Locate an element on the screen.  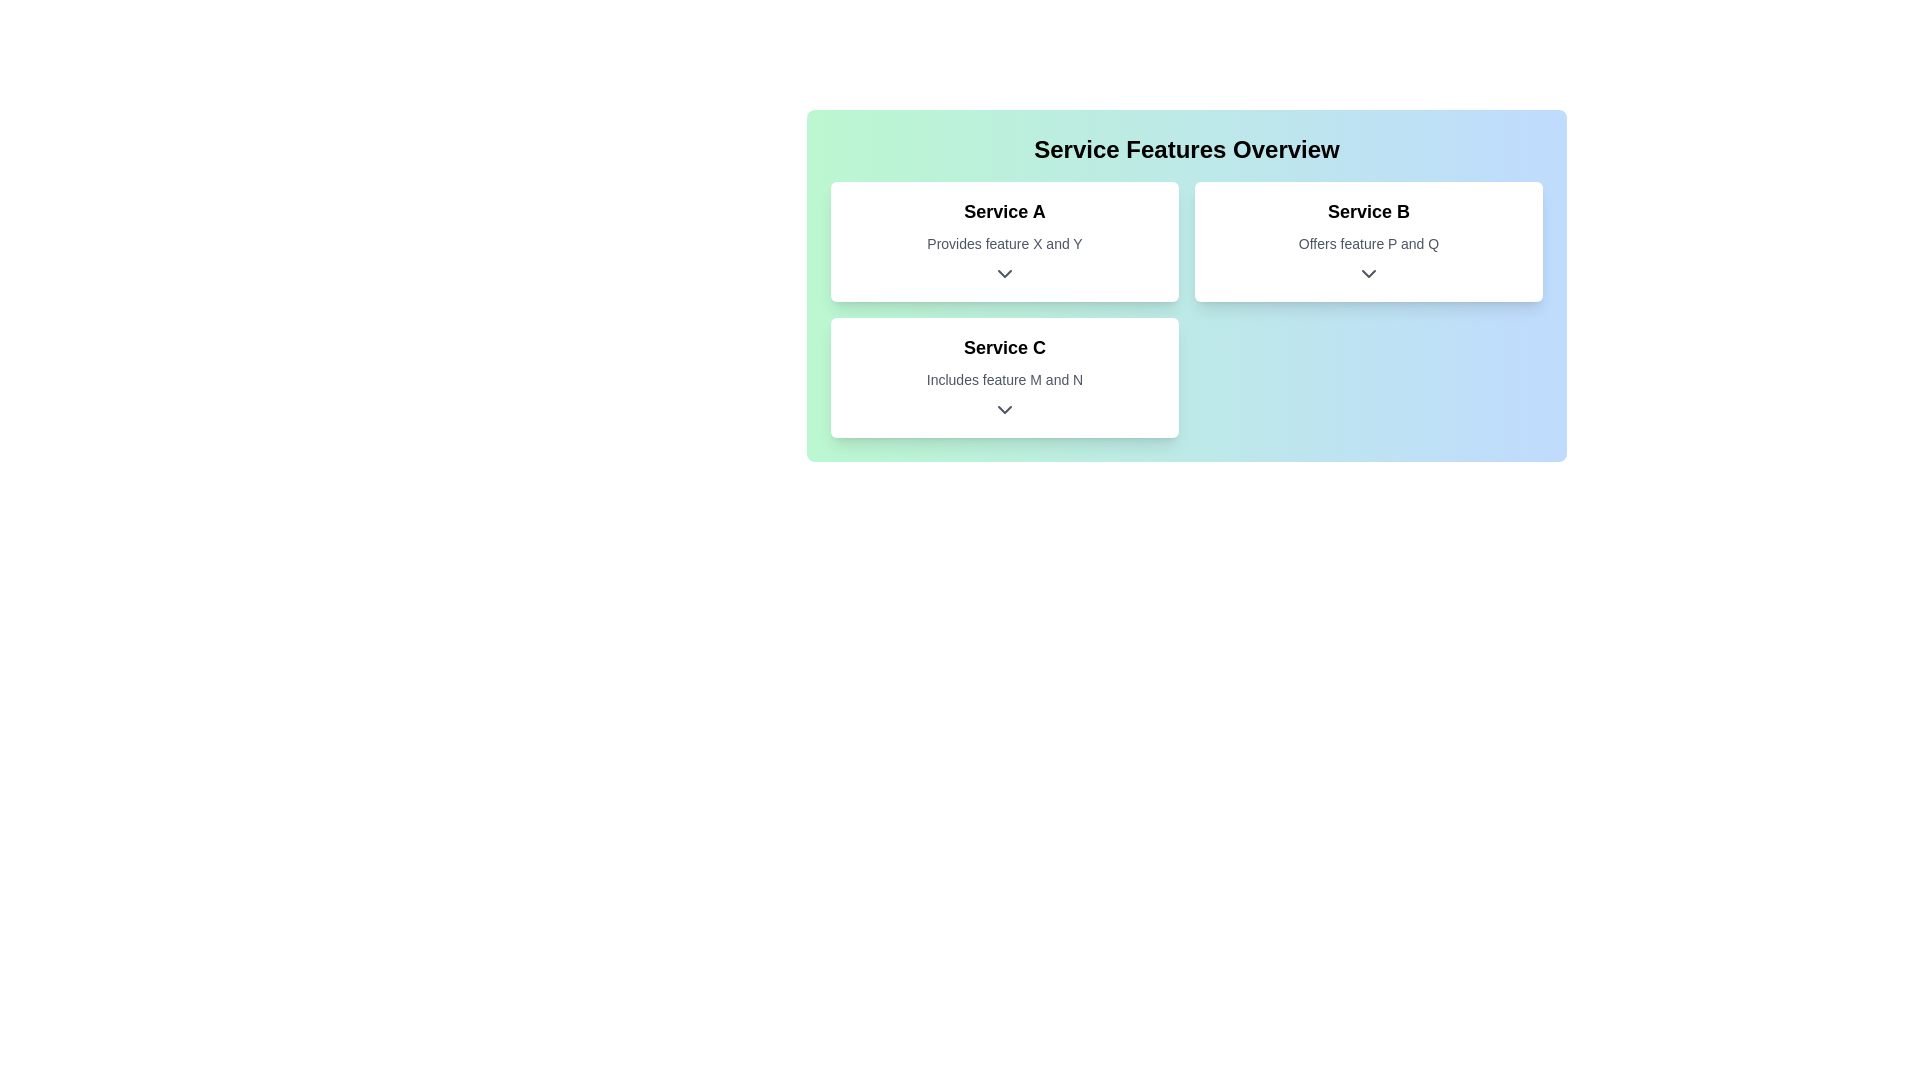
the Dropdown indicator icon located centrally beneath the text 'Provides feature X and Y' is located at coordinates (1004, 273).